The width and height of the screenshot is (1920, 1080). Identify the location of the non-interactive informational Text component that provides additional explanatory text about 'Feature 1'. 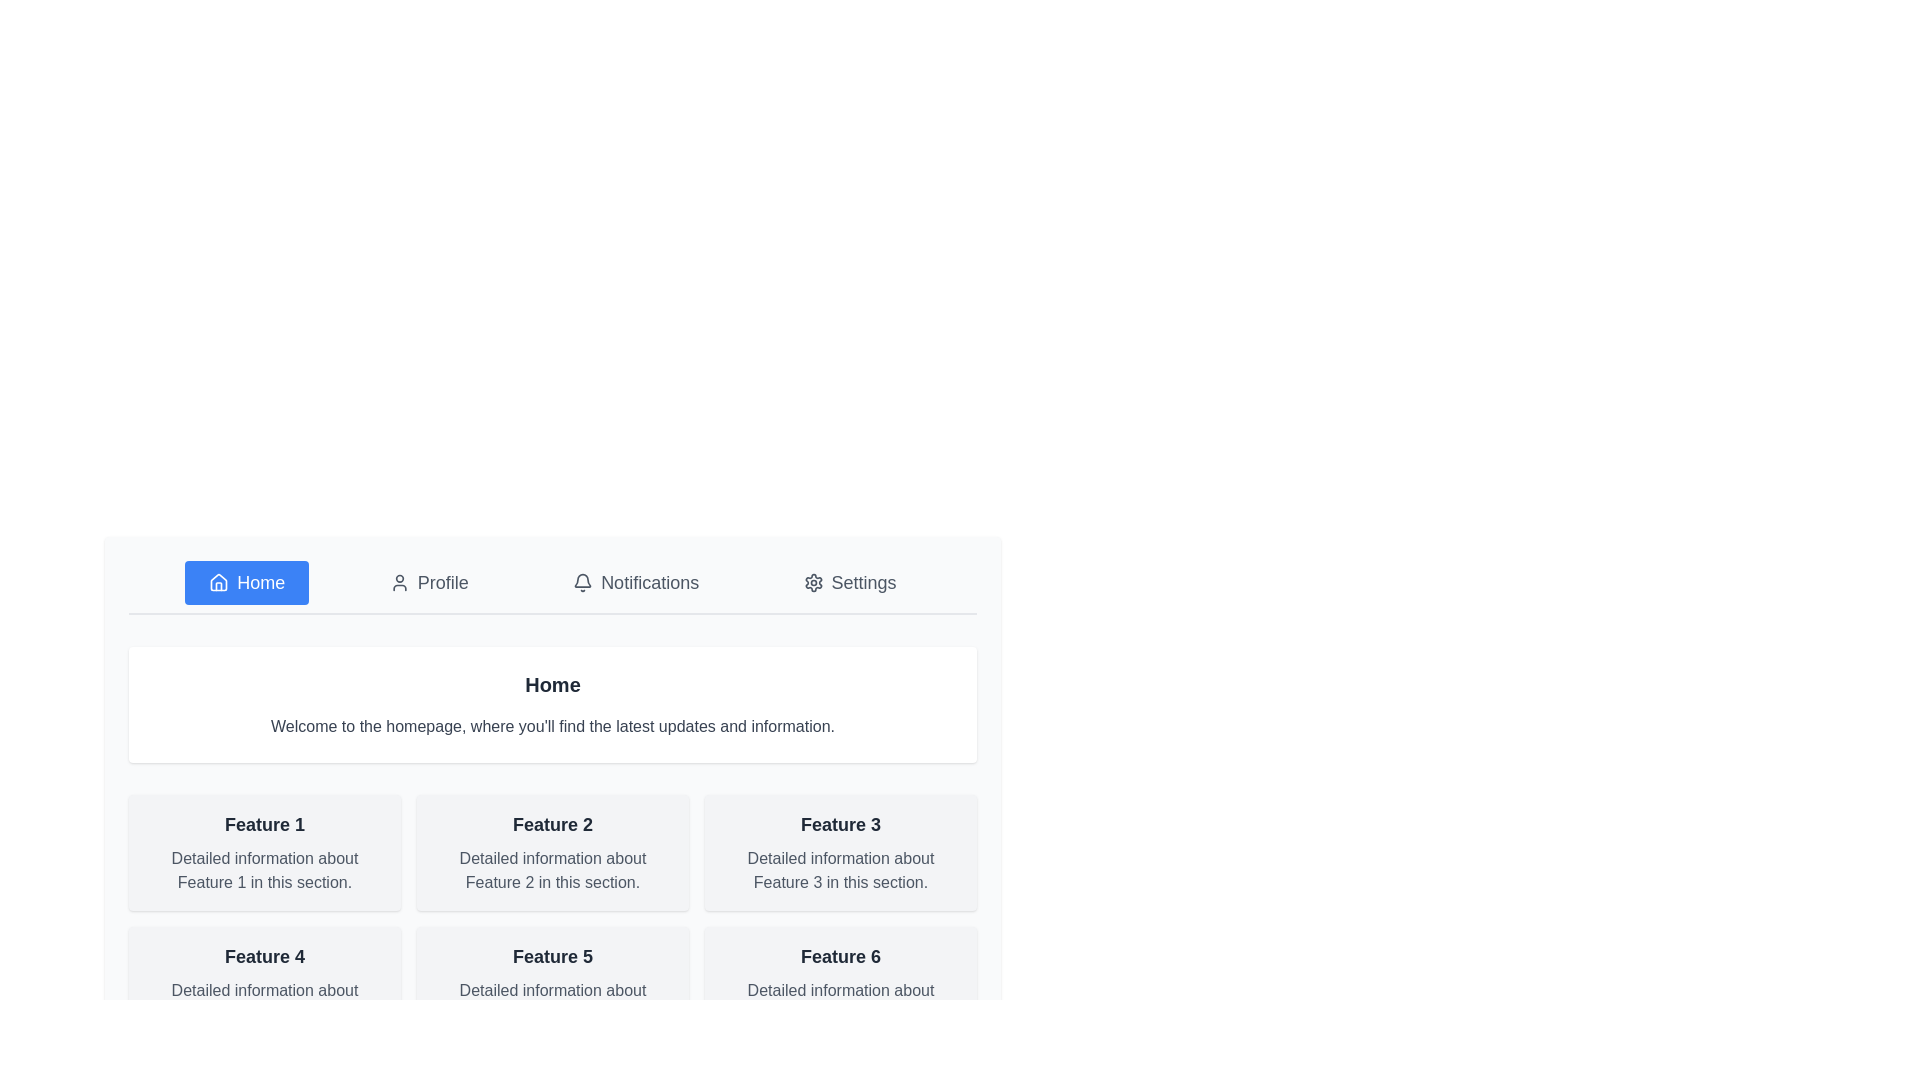
(263, 870).